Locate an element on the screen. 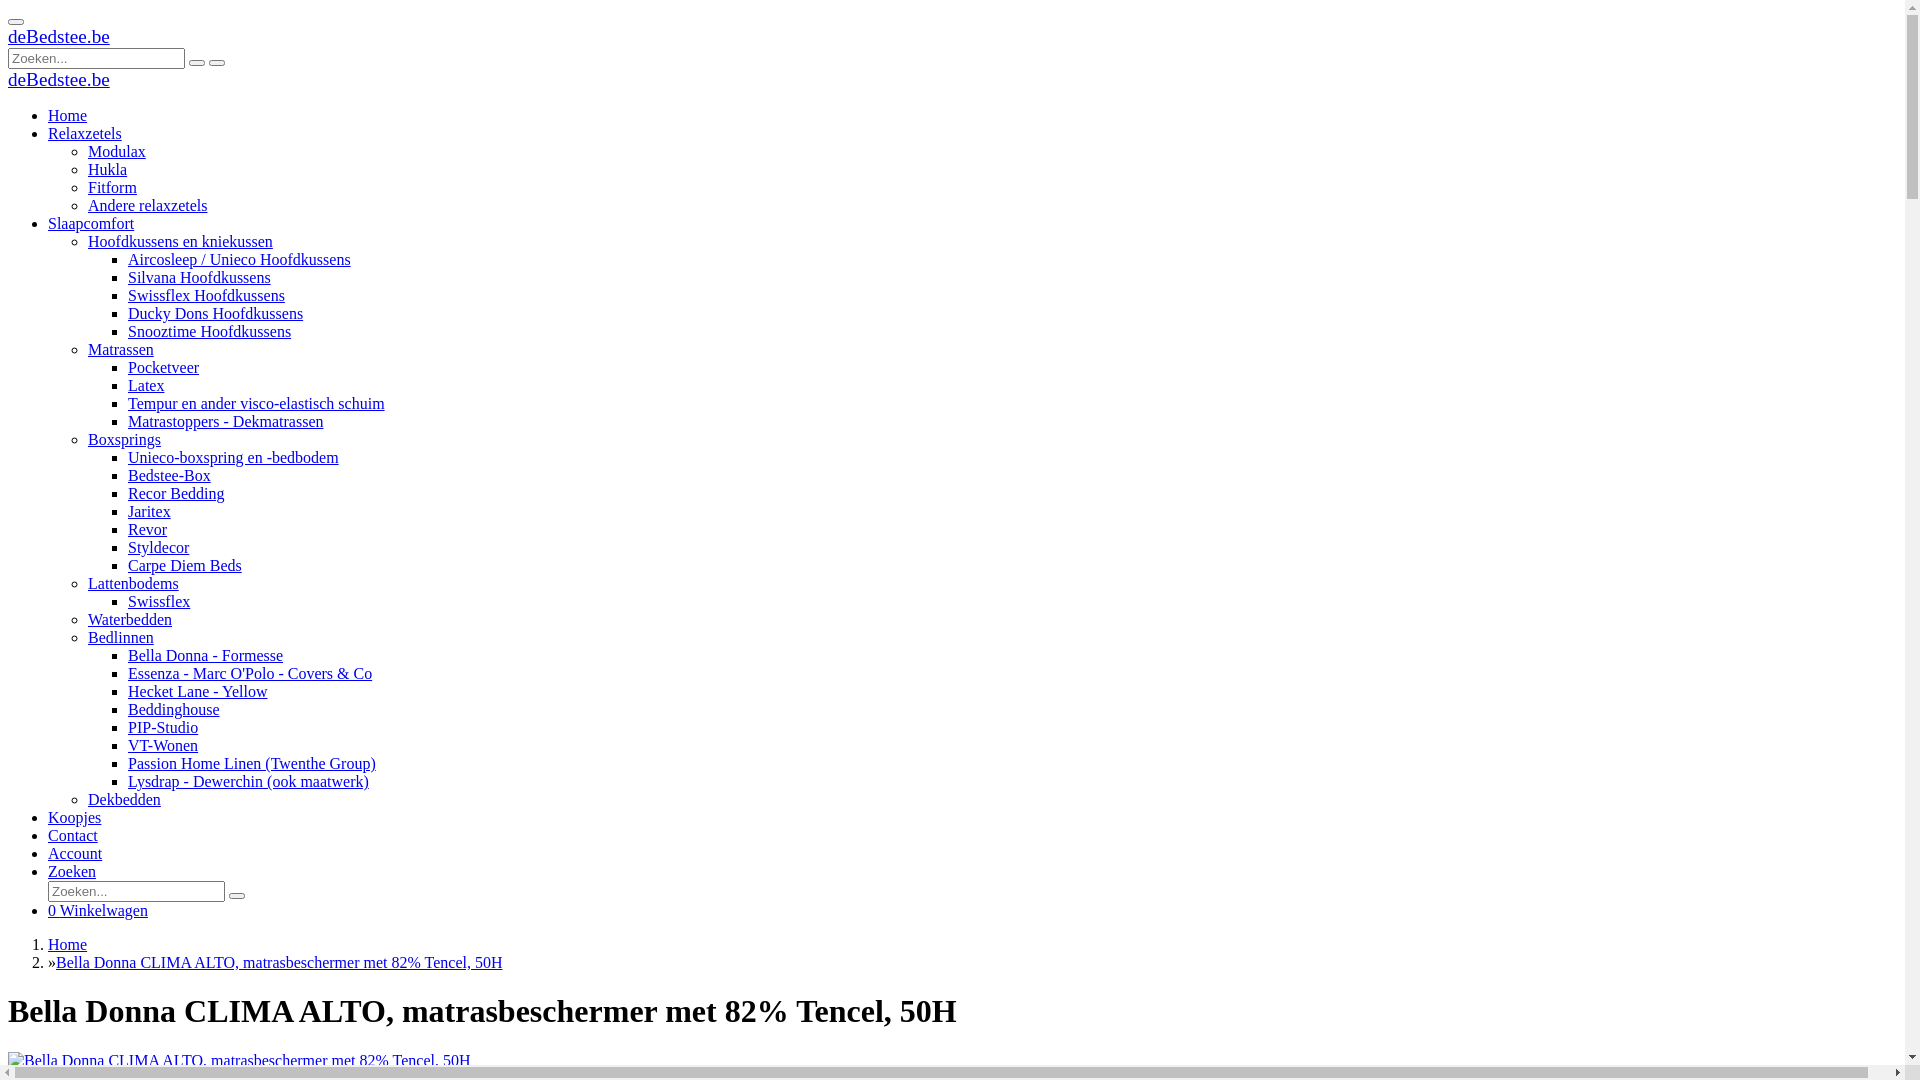  'Swissflex' is located at coordinates (157, 600).